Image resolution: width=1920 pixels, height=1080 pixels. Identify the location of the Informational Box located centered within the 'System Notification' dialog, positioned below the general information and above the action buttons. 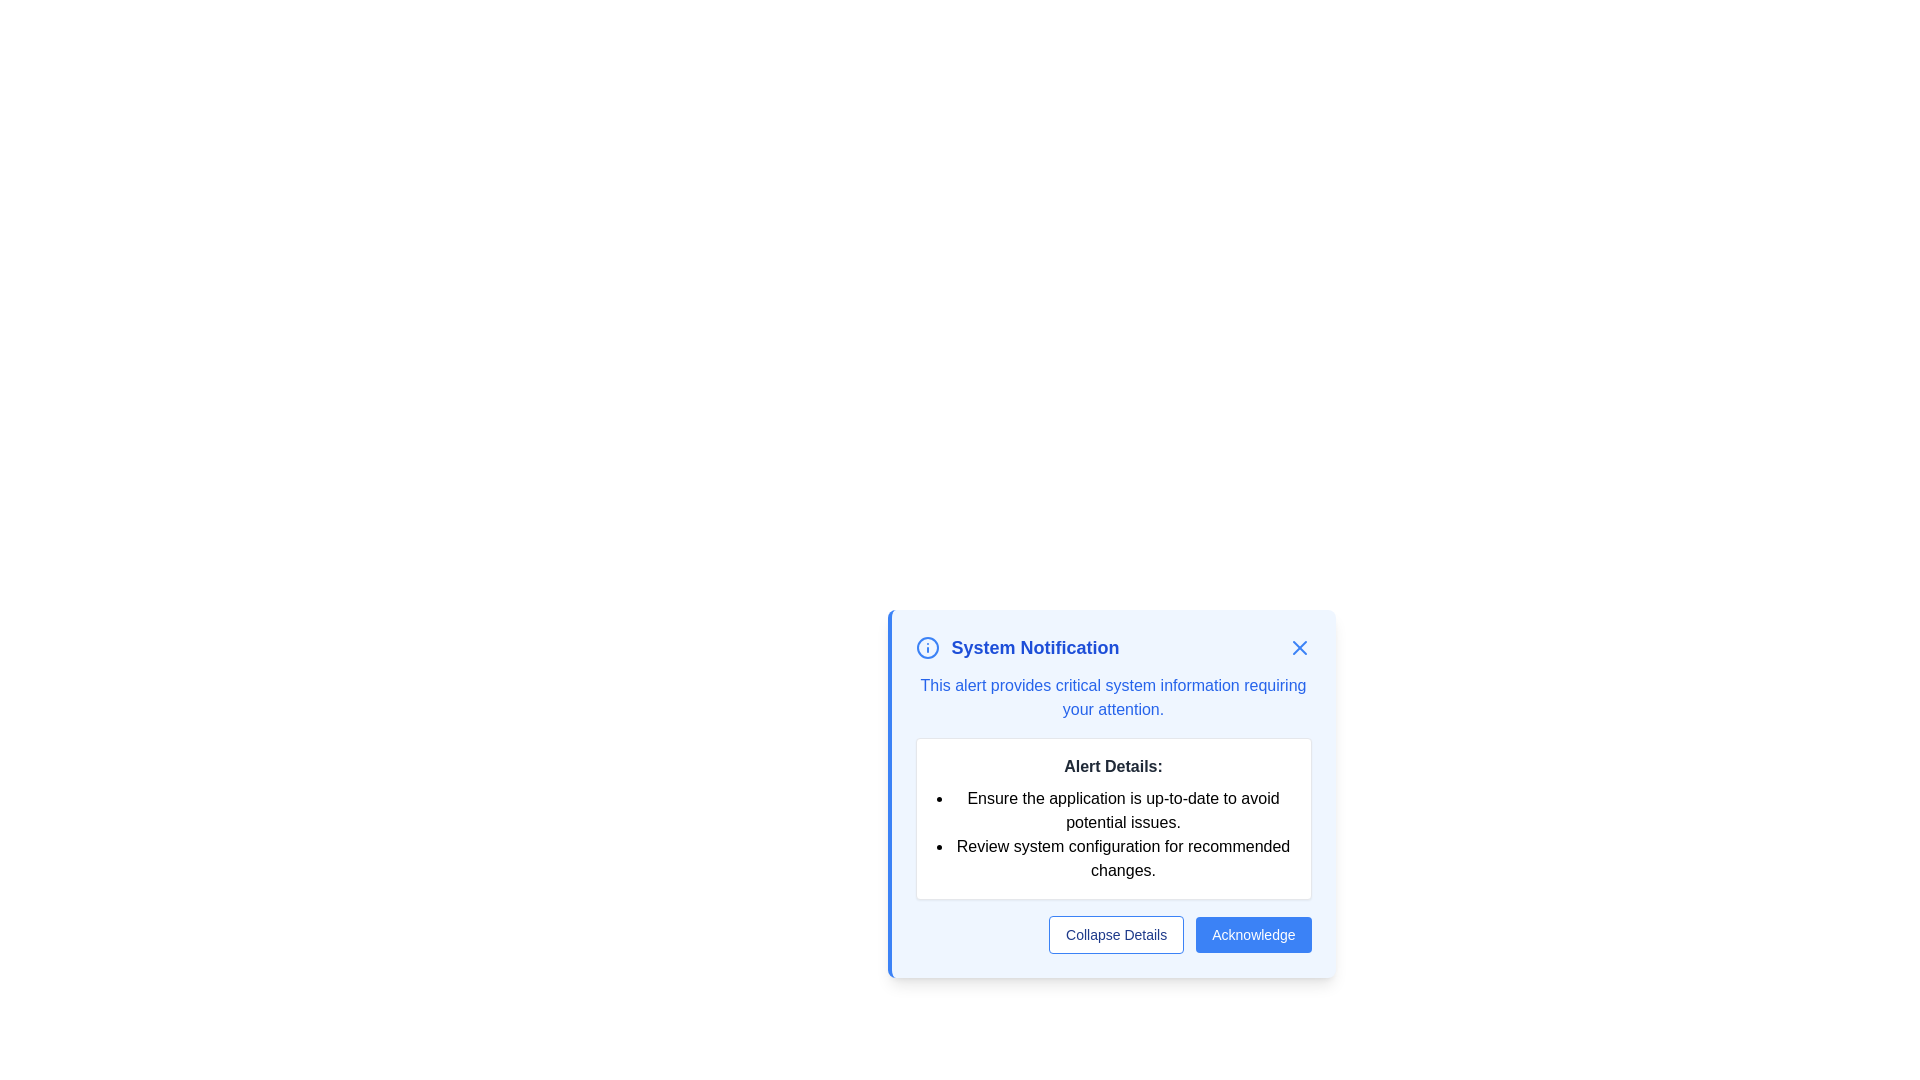
(1112, 818).